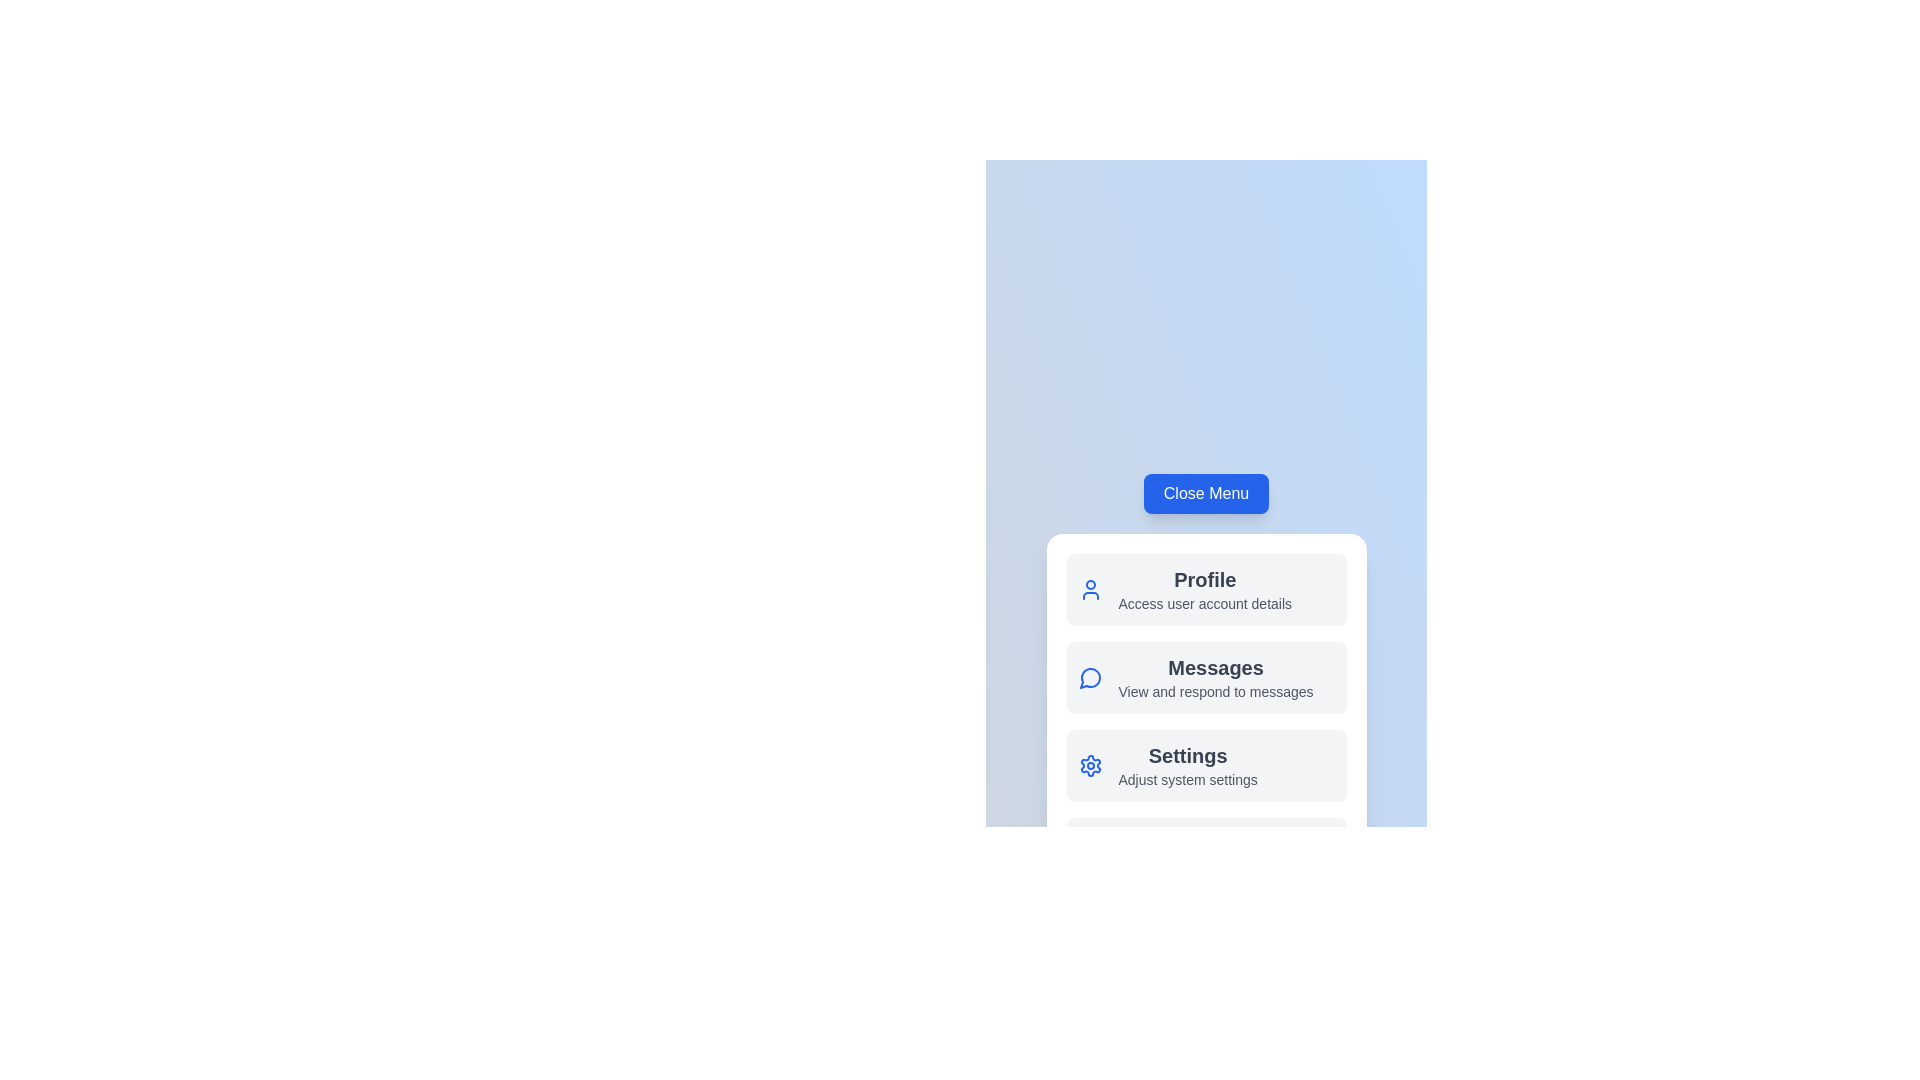  What do you see at coordinates (1205, 589) in the screenshot?
I see `the 'Profile' menu item to view user account details` at bounding box center [1205, 589].